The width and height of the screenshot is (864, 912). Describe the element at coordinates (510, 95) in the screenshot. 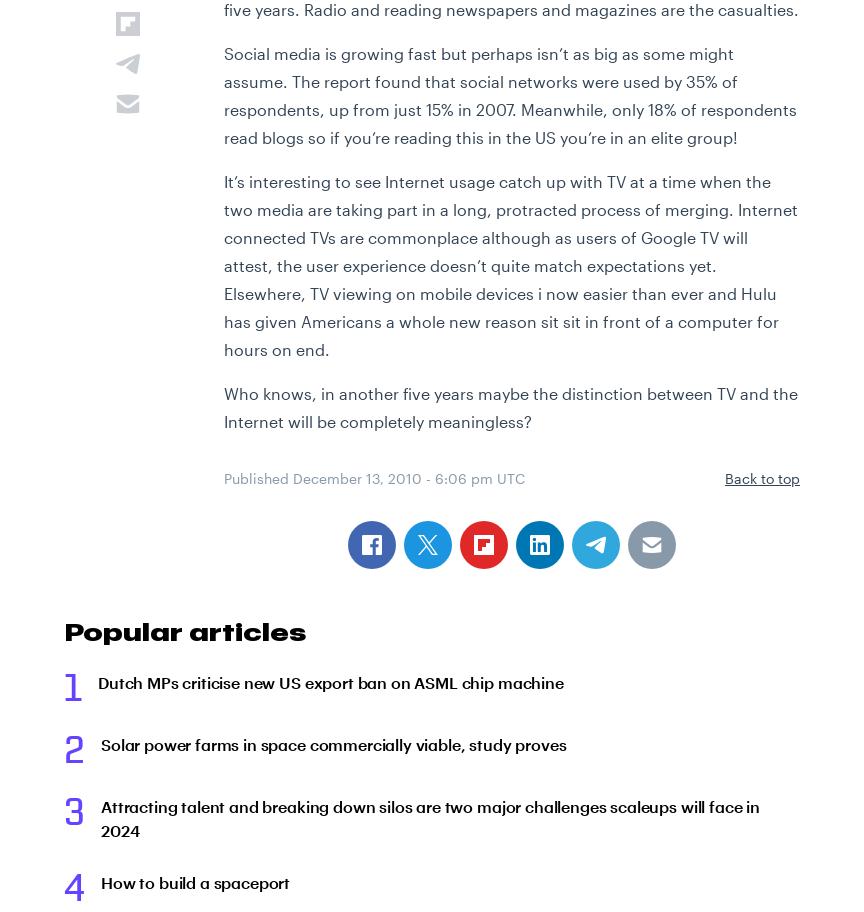

I see `'Social media is growing fast but perhaps isn’t as big as some might assume. The report found that social networks were used by 35% of respondents, up from just 15% in 2007. Meanwhile, only 18% of respondents read blogs so if you’re reading this in the US you’re in an elite group!'` at that location.